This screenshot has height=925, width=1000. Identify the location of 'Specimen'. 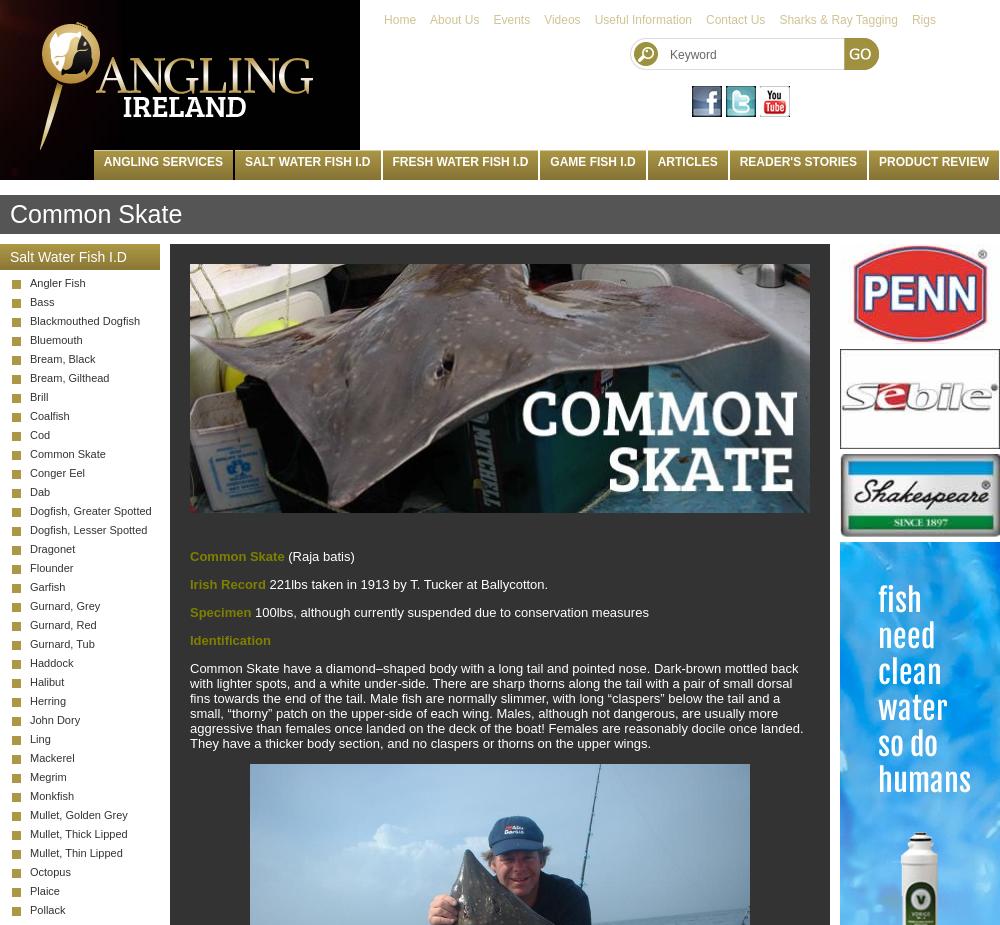
(219, 611).